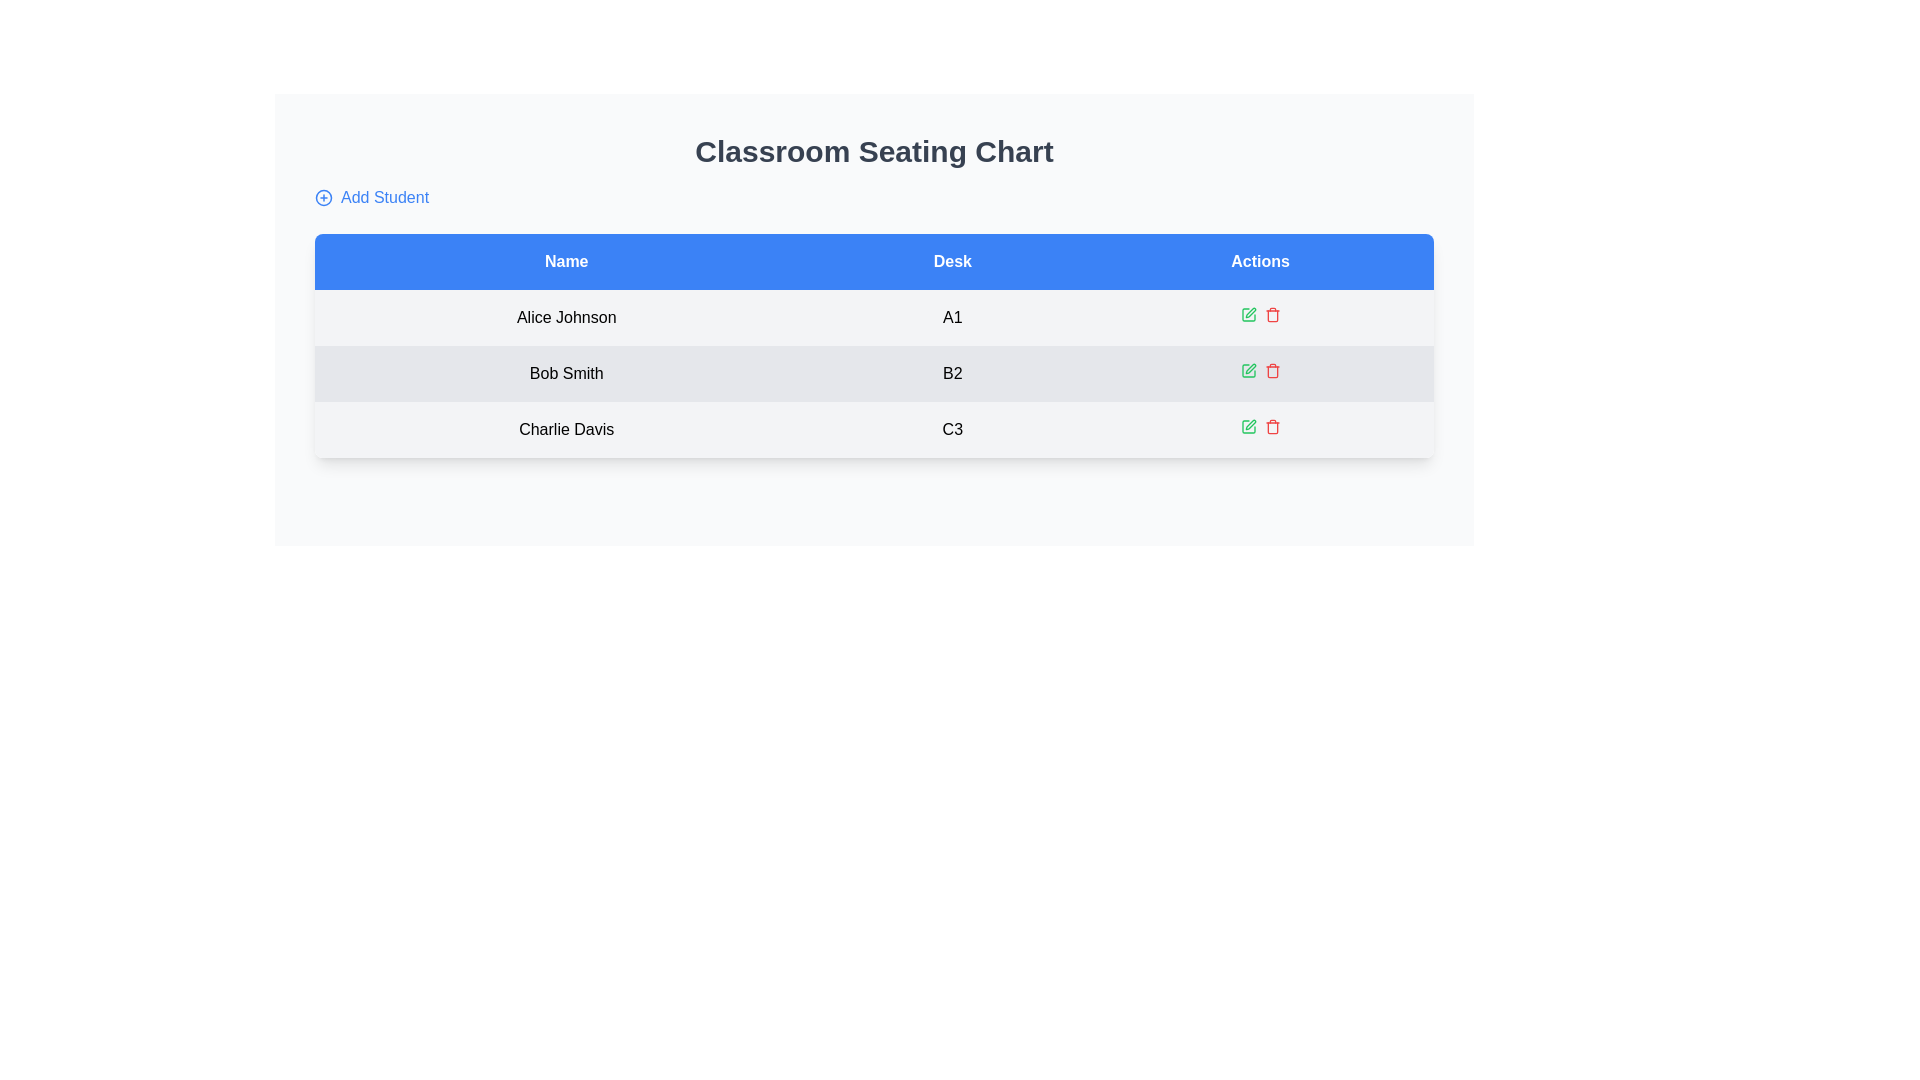  Describe the element at coordinates (372, 197) in the screenshot. I see `the button for adding new students, located near the top left of the page beneath the 'Classroom Seating Chart' heading` at that location.